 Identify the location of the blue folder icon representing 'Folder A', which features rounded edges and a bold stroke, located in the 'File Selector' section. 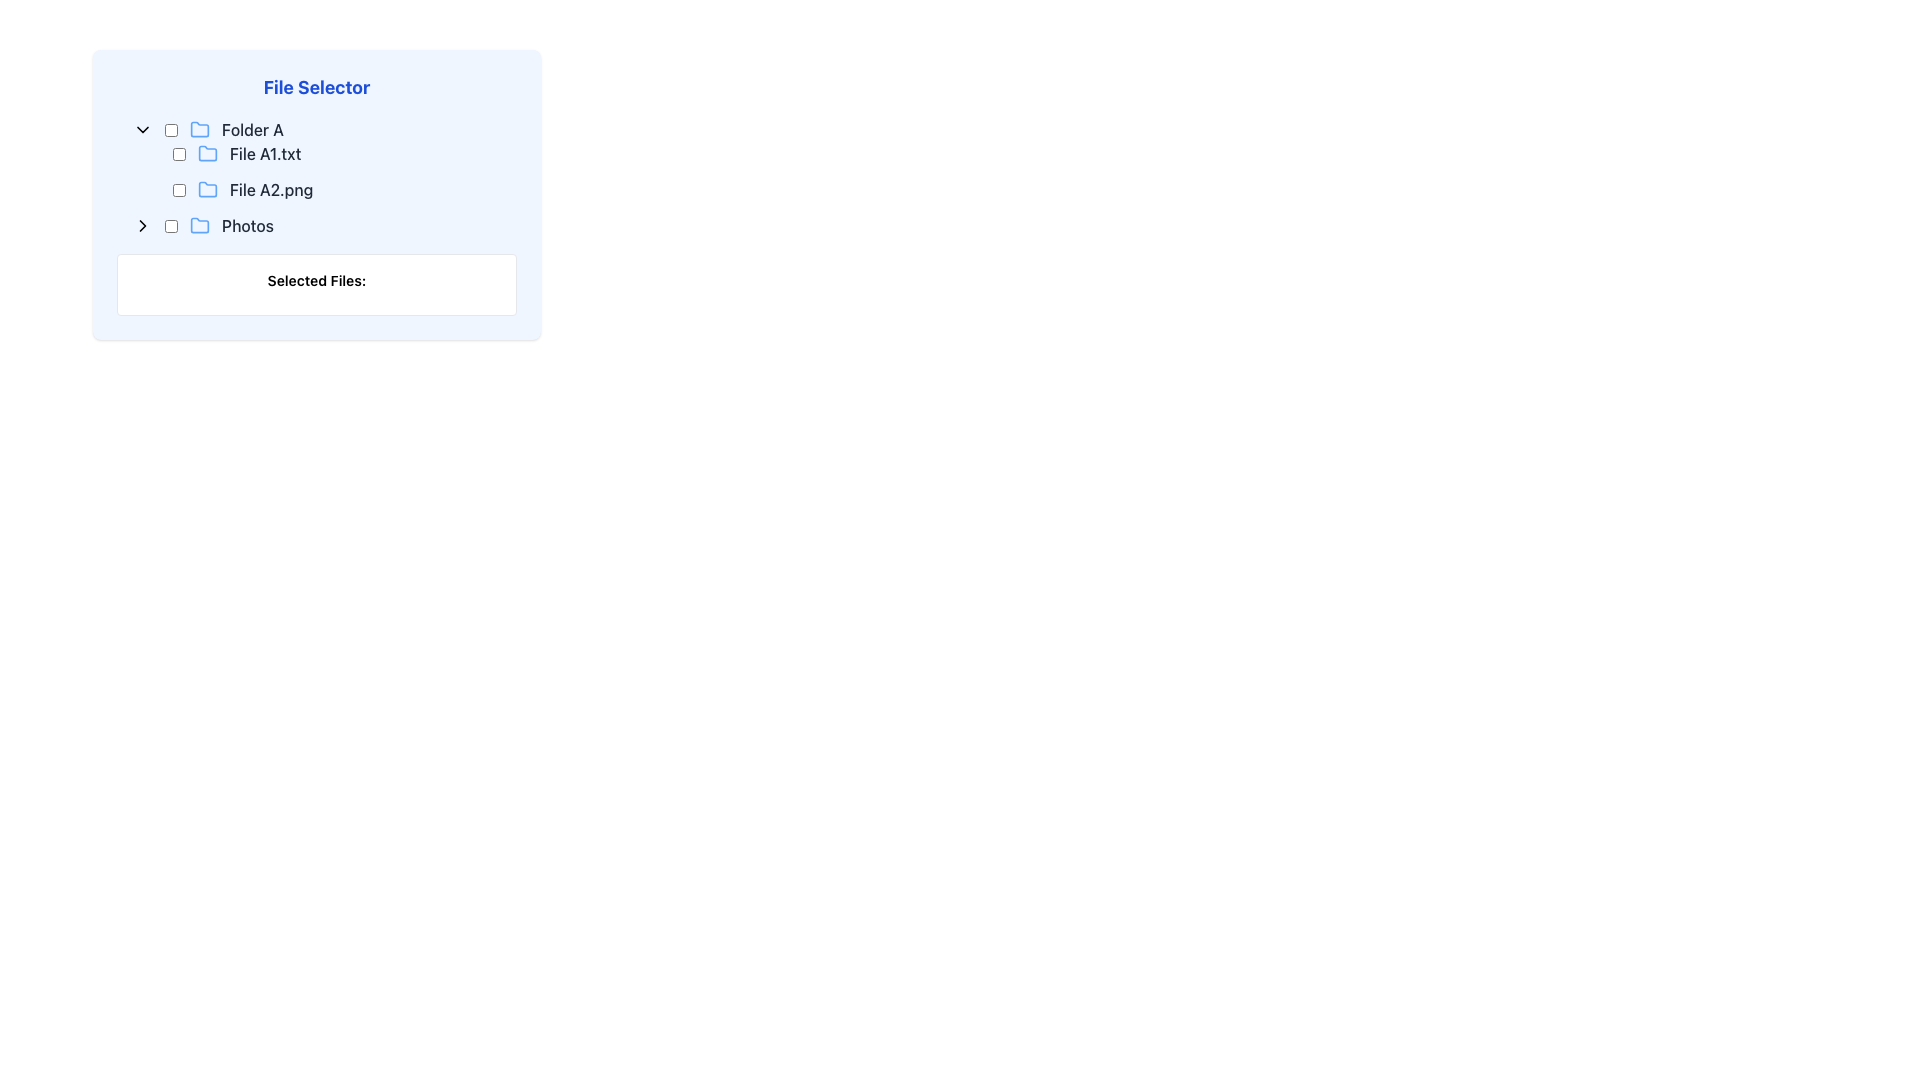
(200, 130).